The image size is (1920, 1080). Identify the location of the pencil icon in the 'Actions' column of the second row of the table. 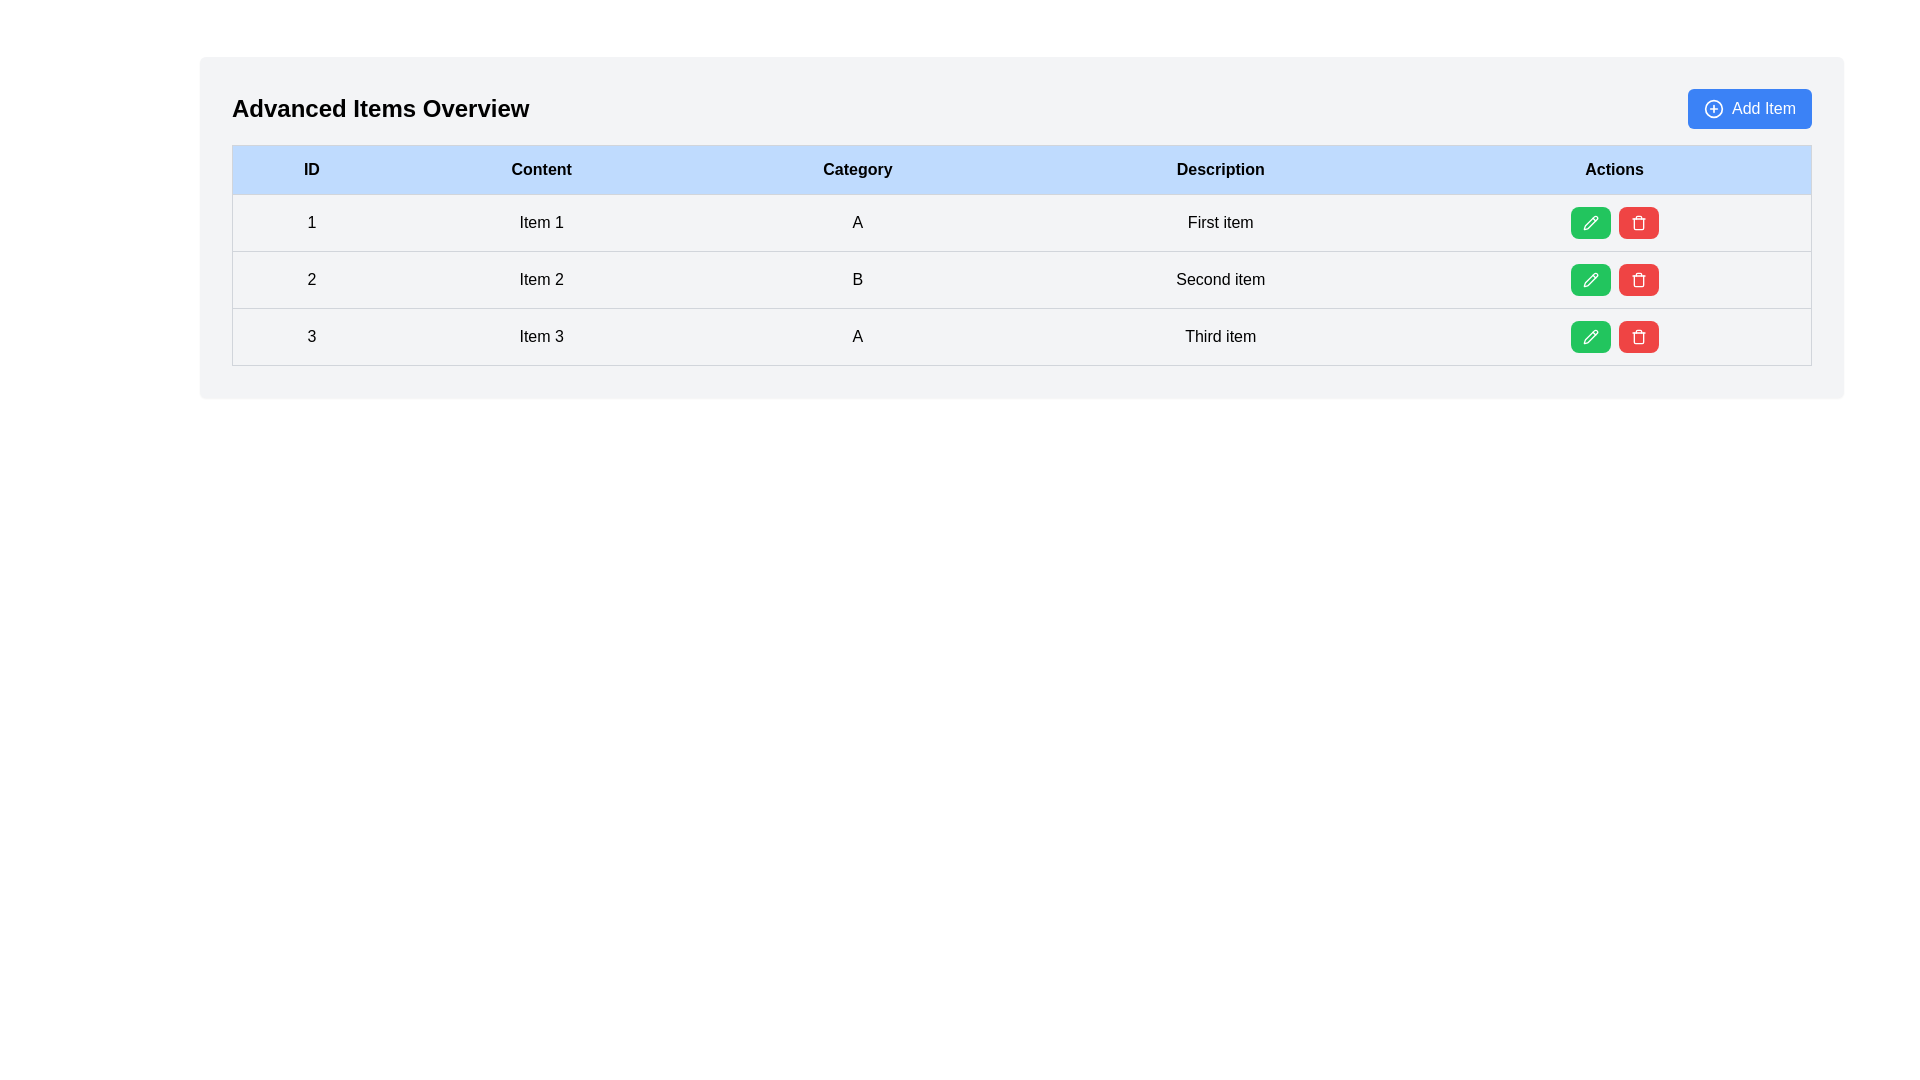
(1589, 280).